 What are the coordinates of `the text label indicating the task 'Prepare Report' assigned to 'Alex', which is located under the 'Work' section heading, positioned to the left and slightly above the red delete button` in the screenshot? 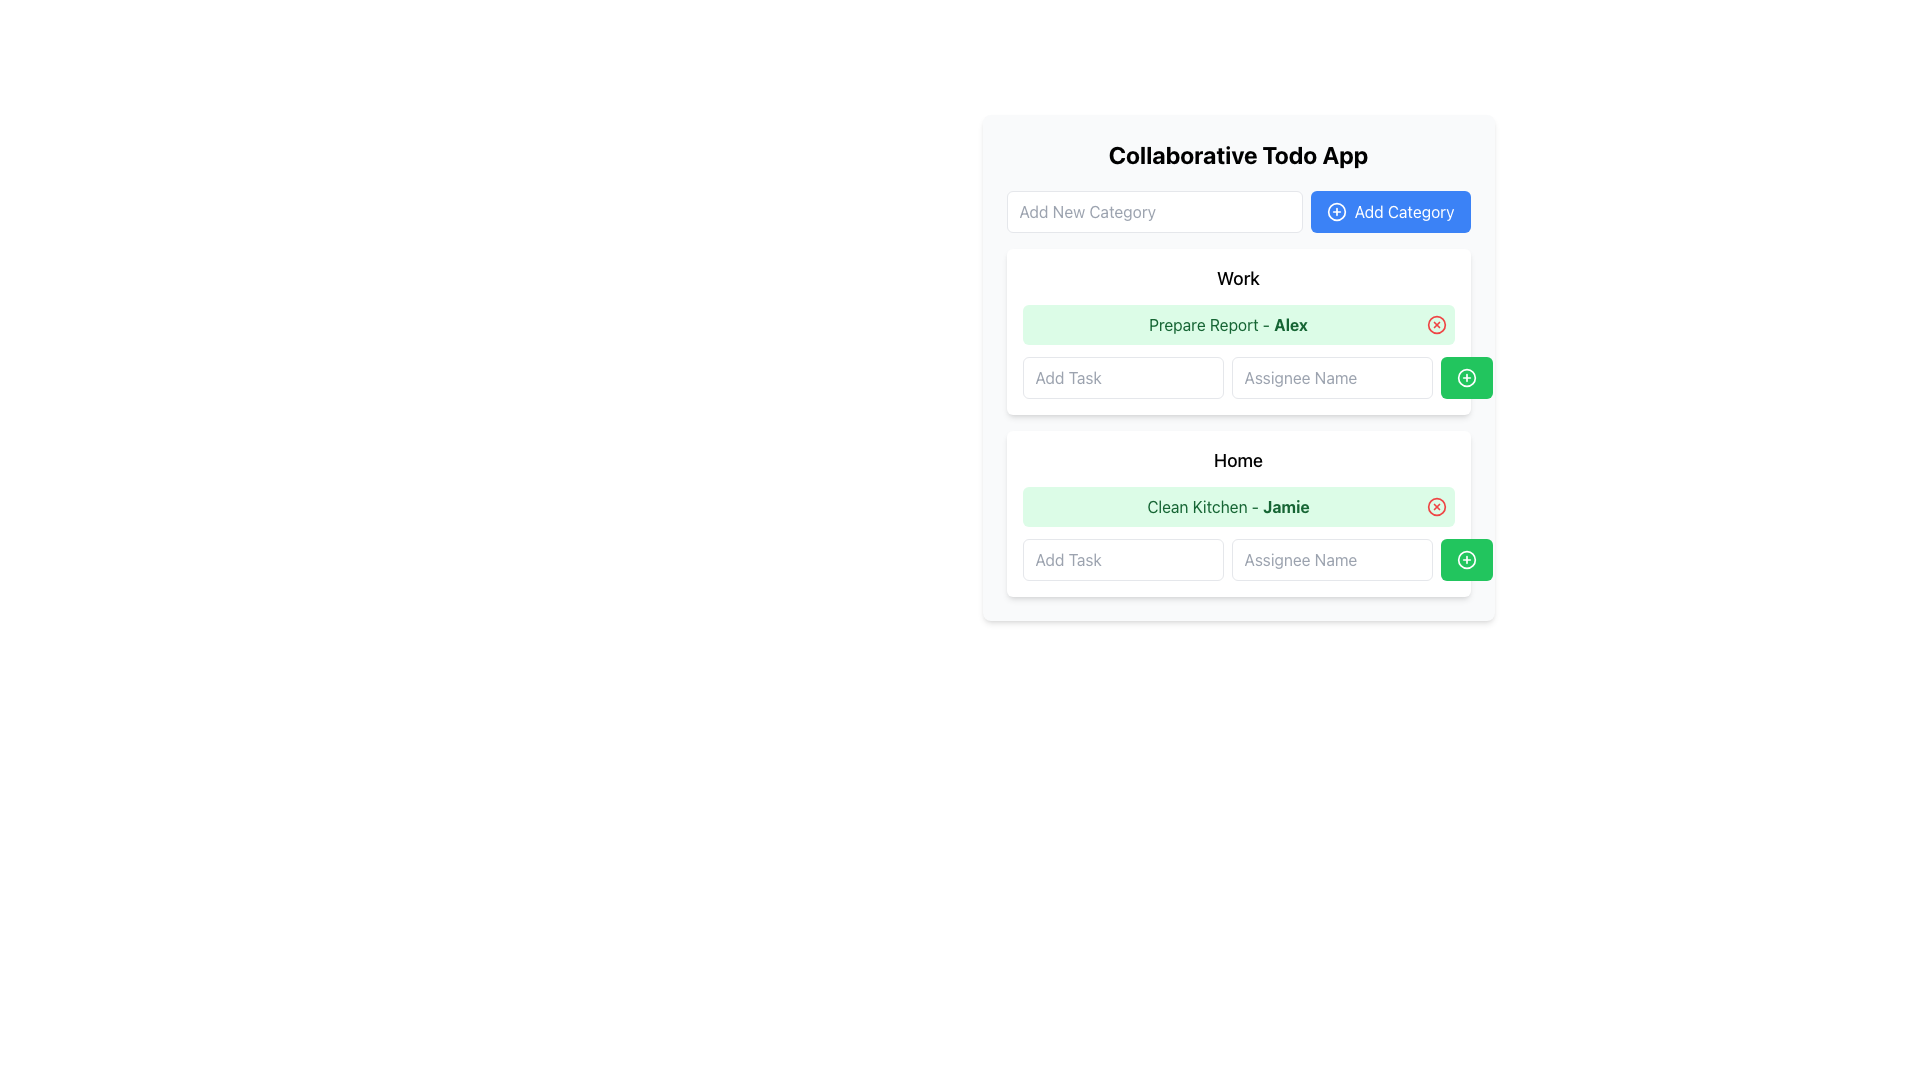 It's located at (1227, 323).